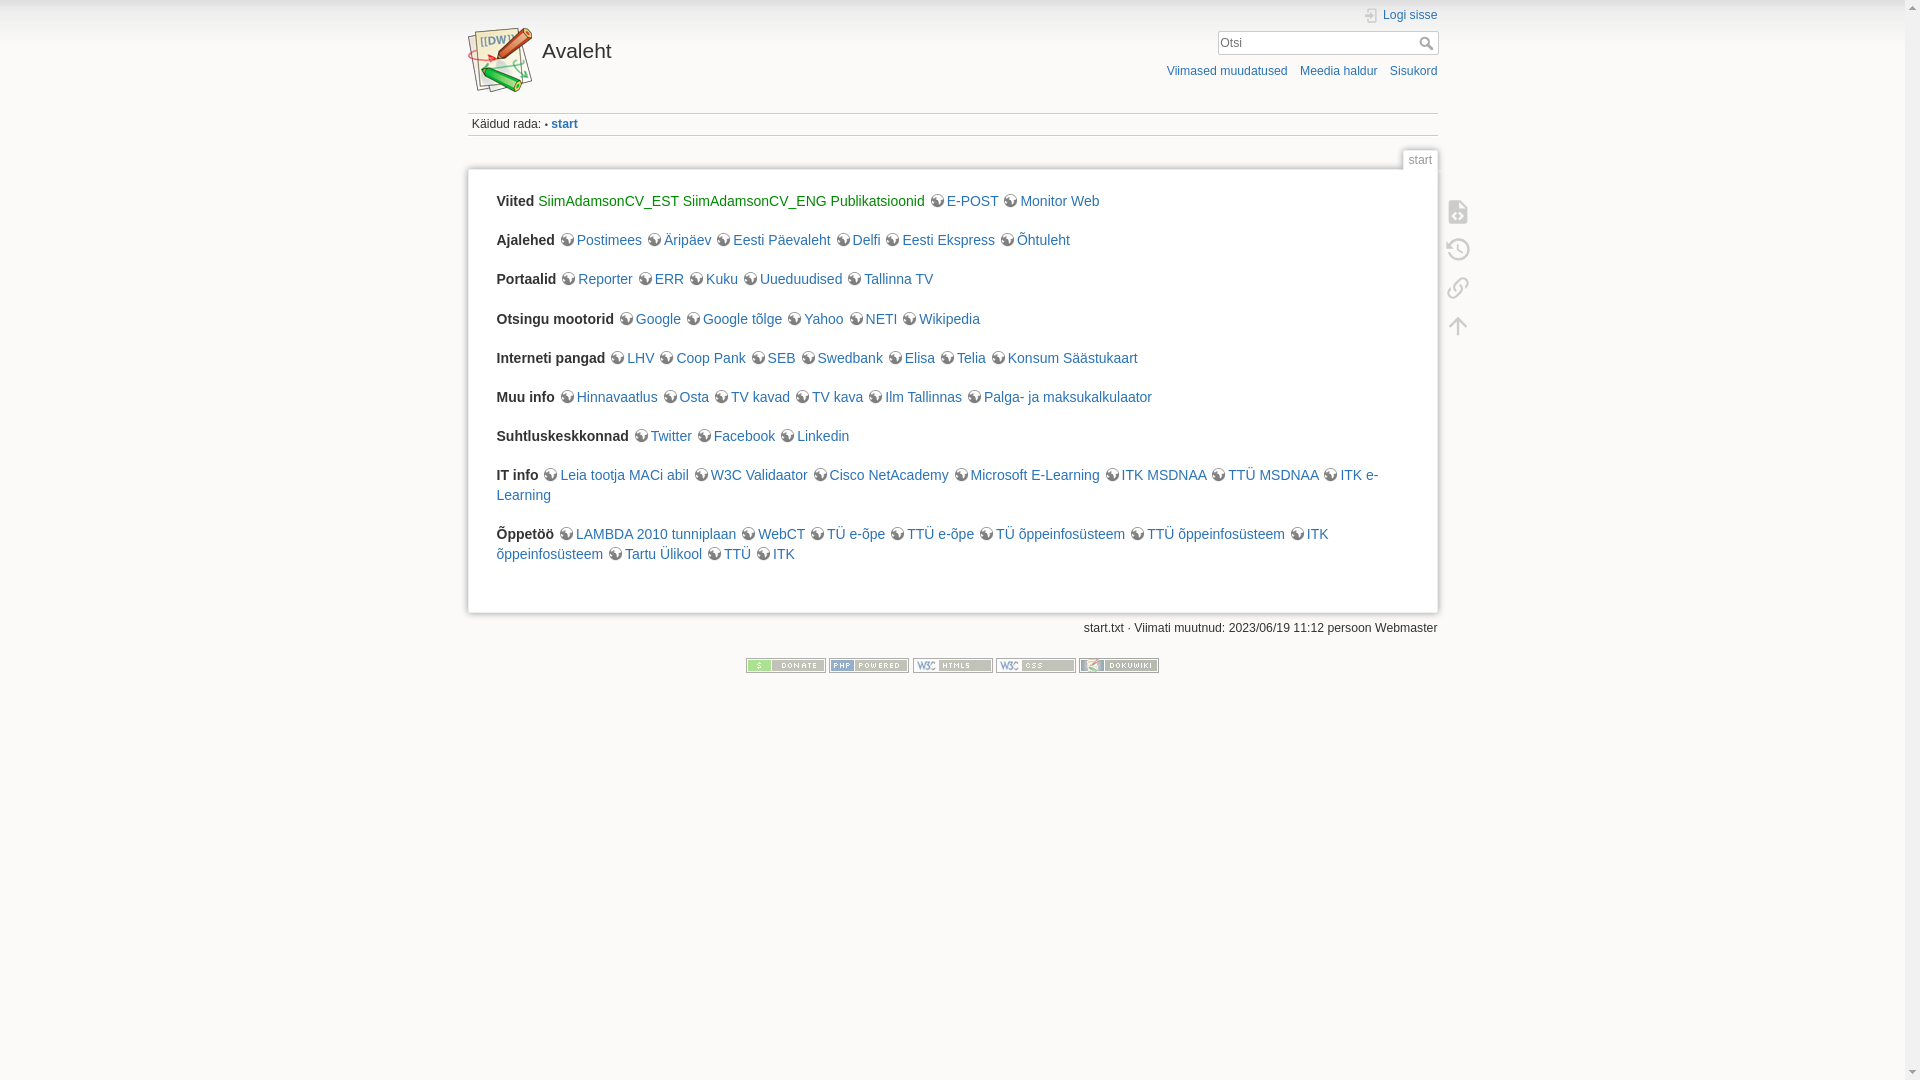 This screenshot has width=1920, height=1080. I want to click on 'Tagasilingid', so click(1457, 288).